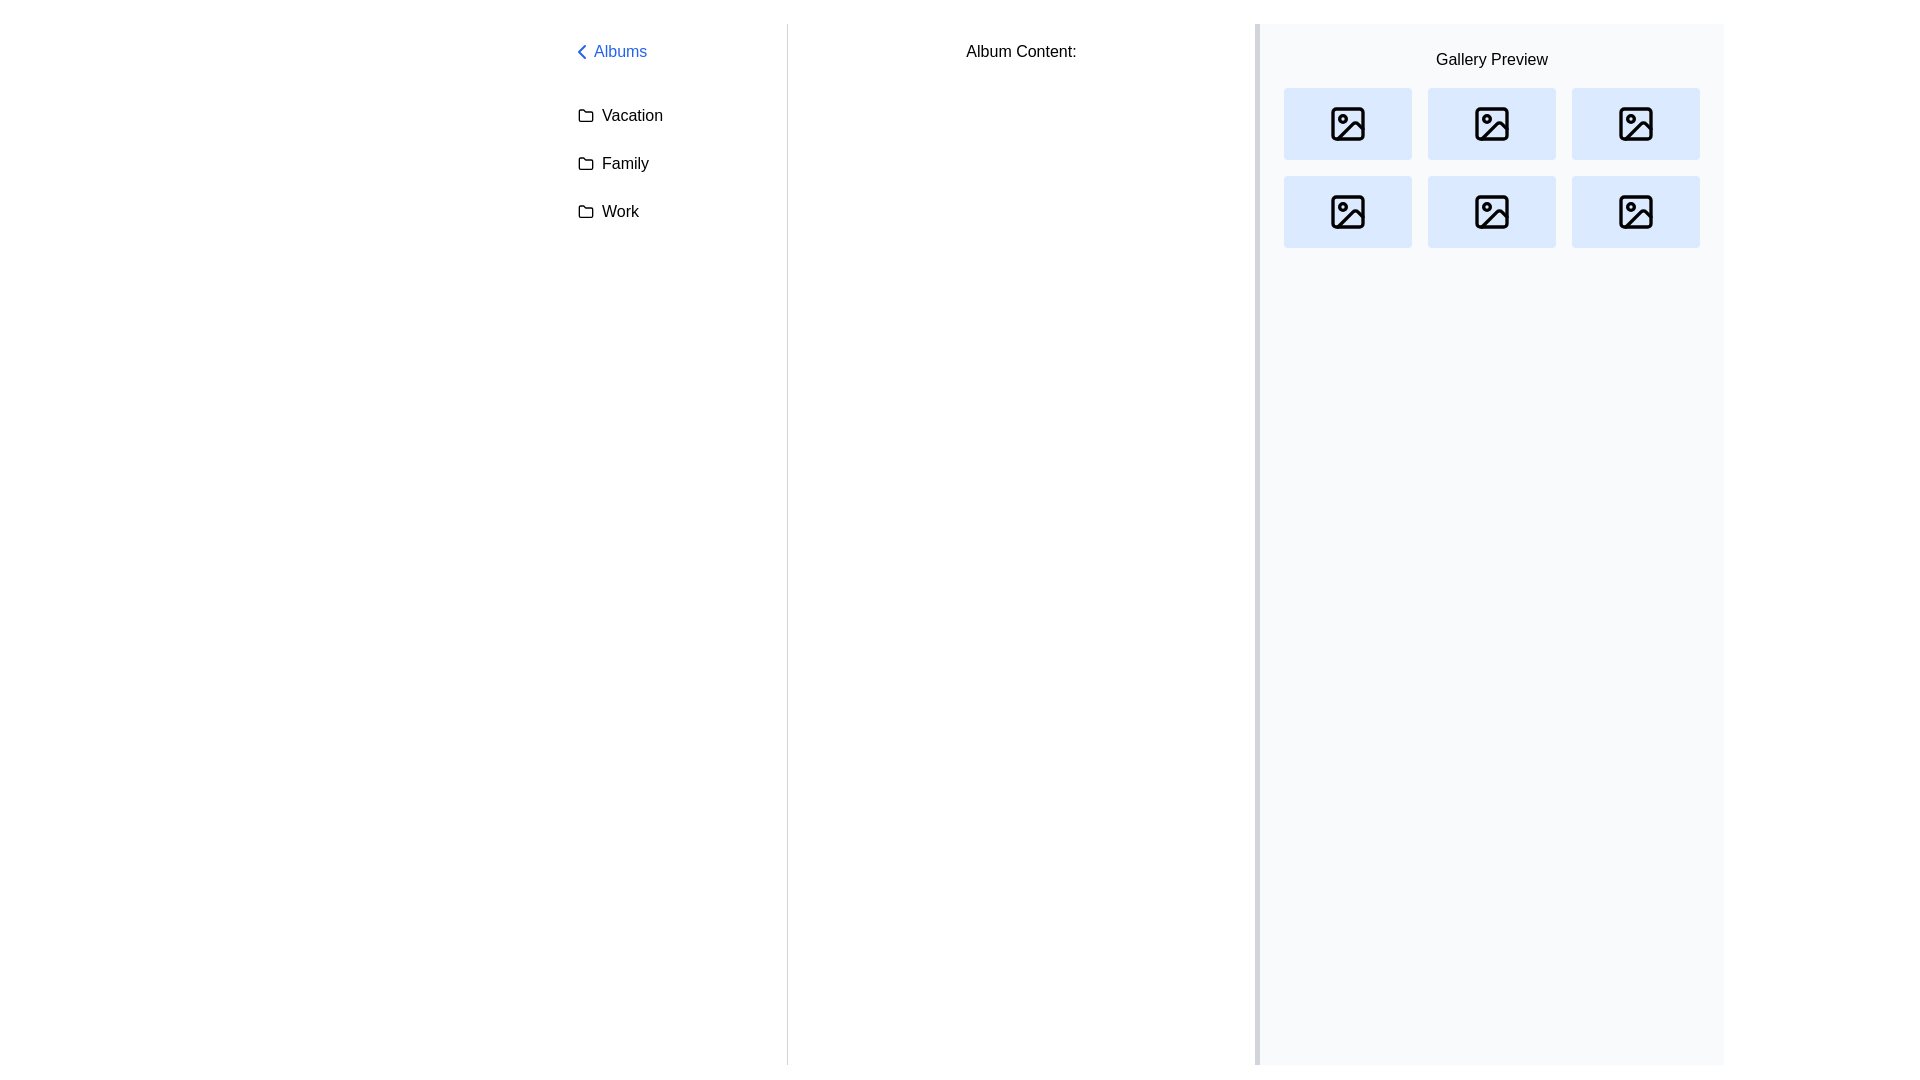  I want to click on the icon placeholder with a light blue background and rounded corners, which contains a stylized image symbol, so click(1636, 123).